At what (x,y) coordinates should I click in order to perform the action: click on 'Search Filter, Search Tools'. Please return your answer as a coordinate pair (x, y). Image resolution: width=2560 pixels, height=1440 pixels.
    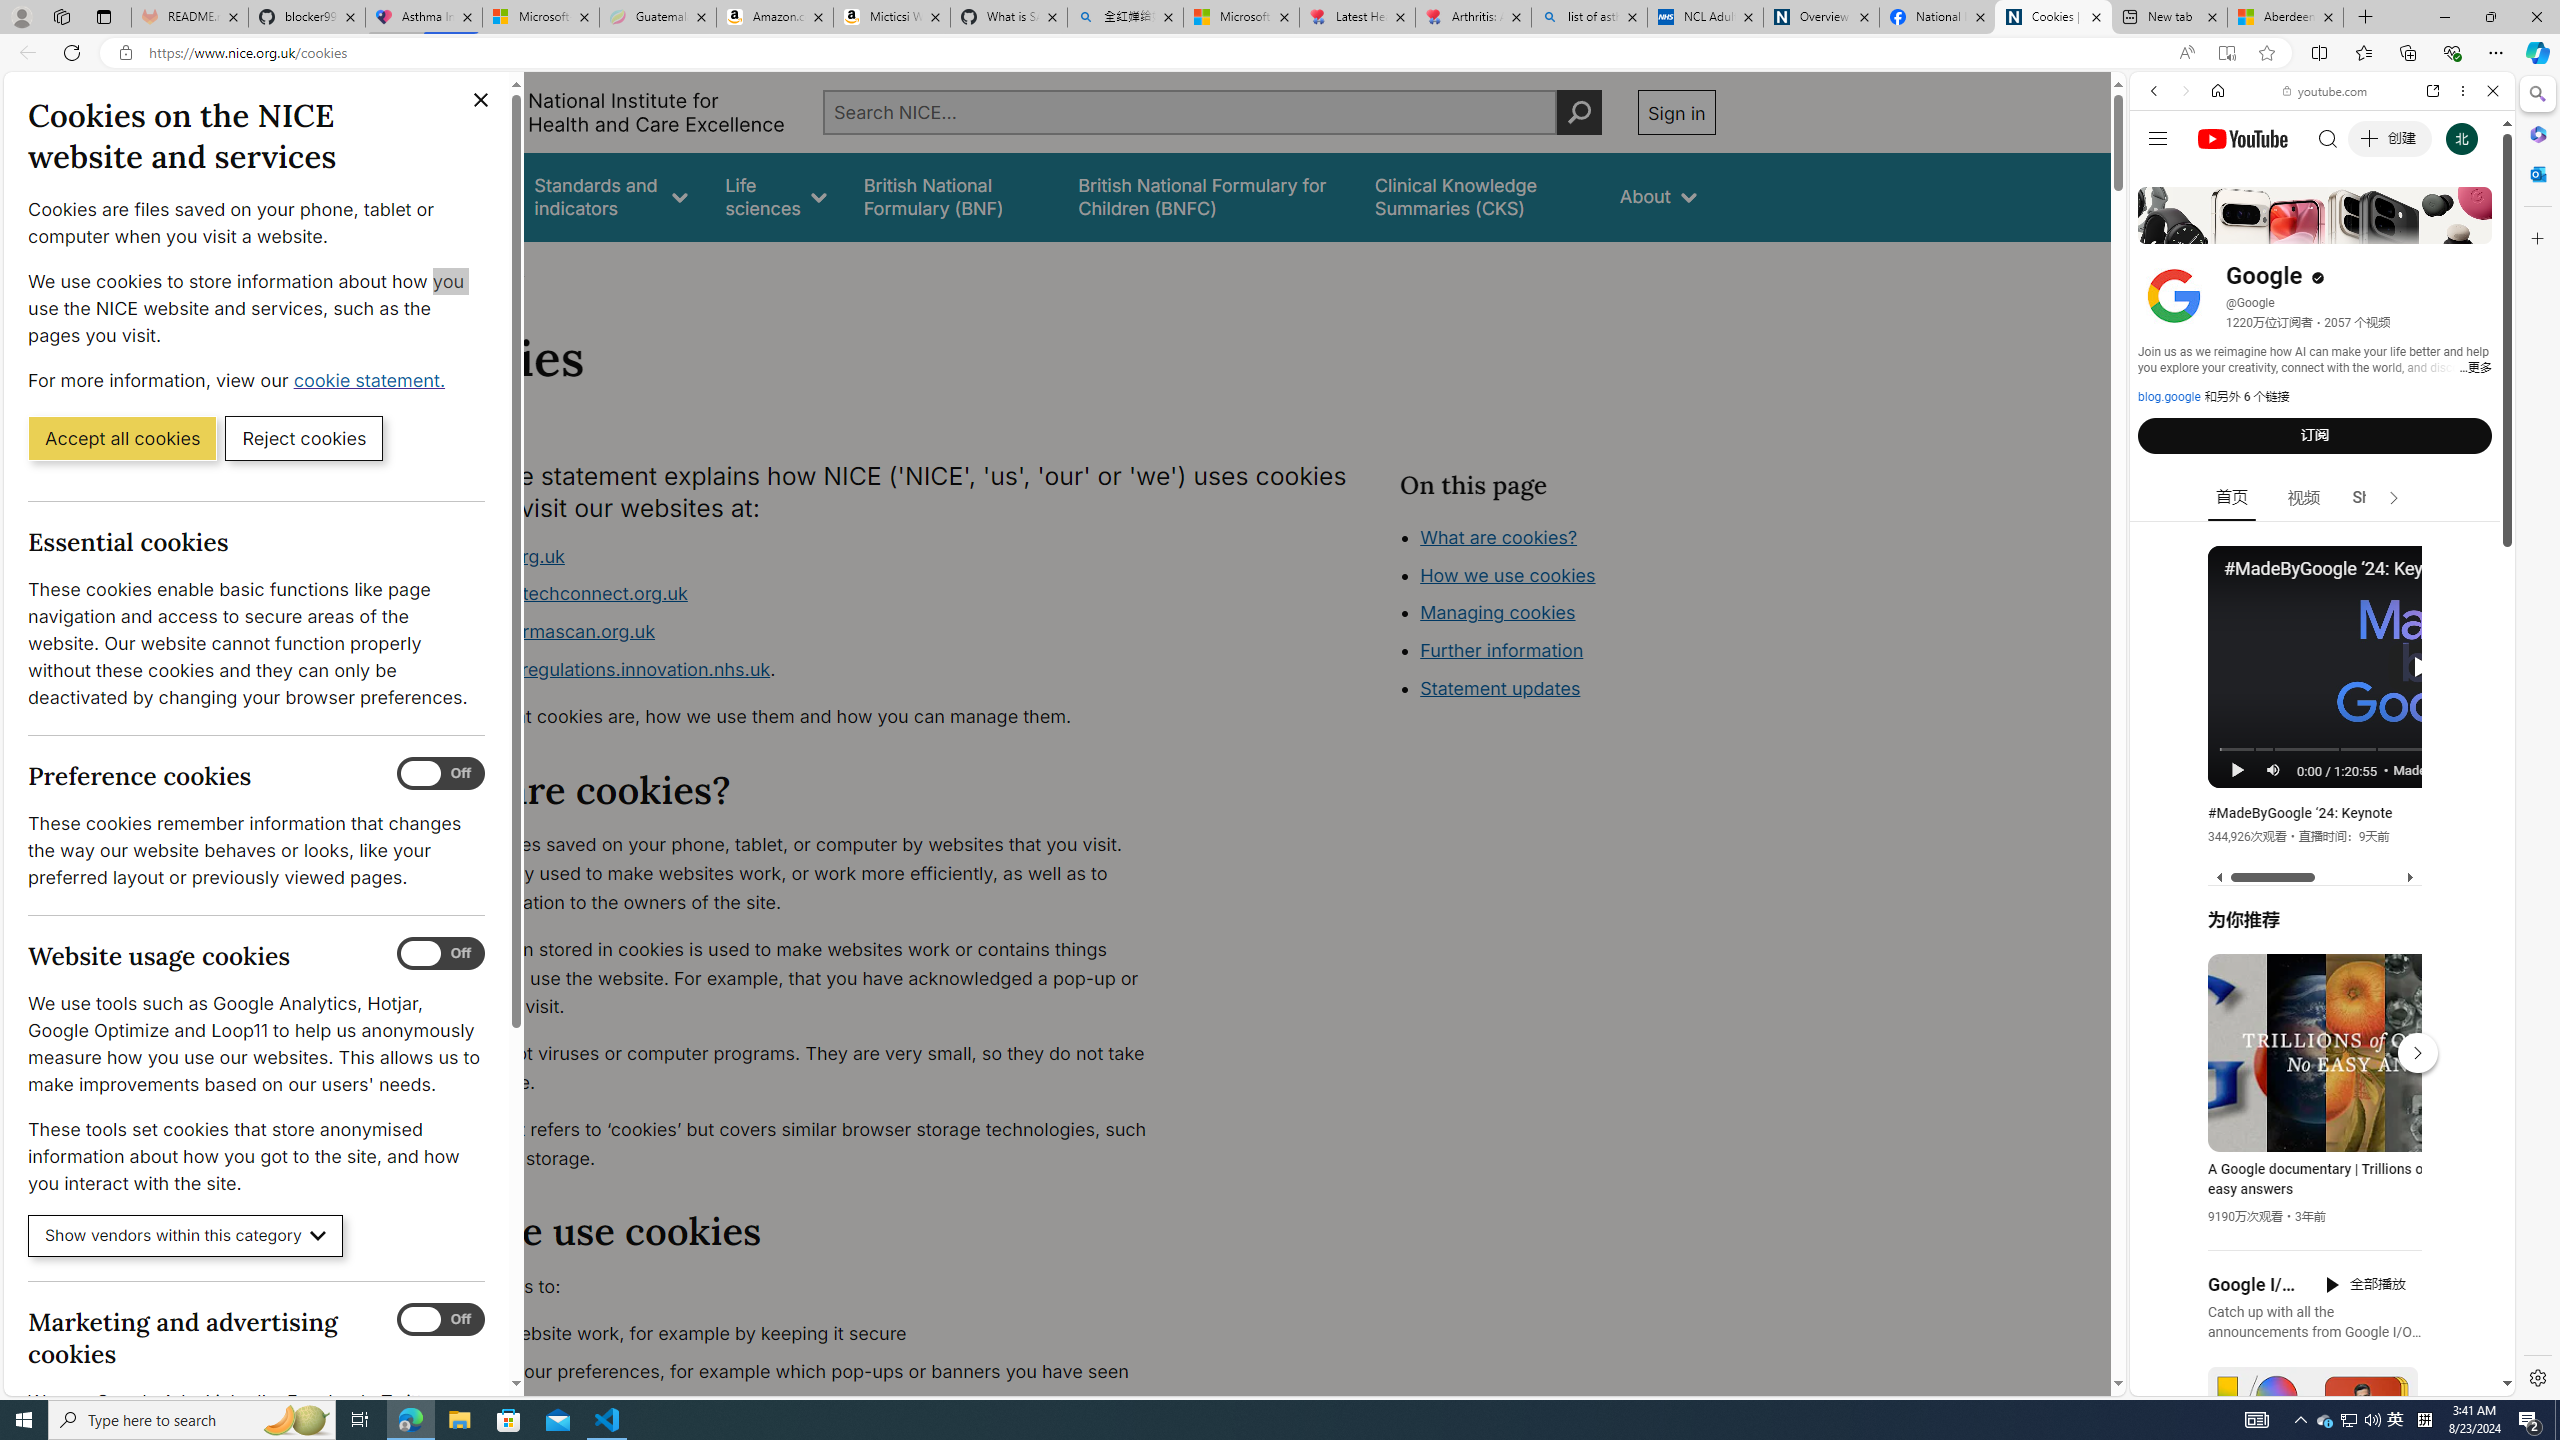
    Looking at the image, I should click on (2373, 227).